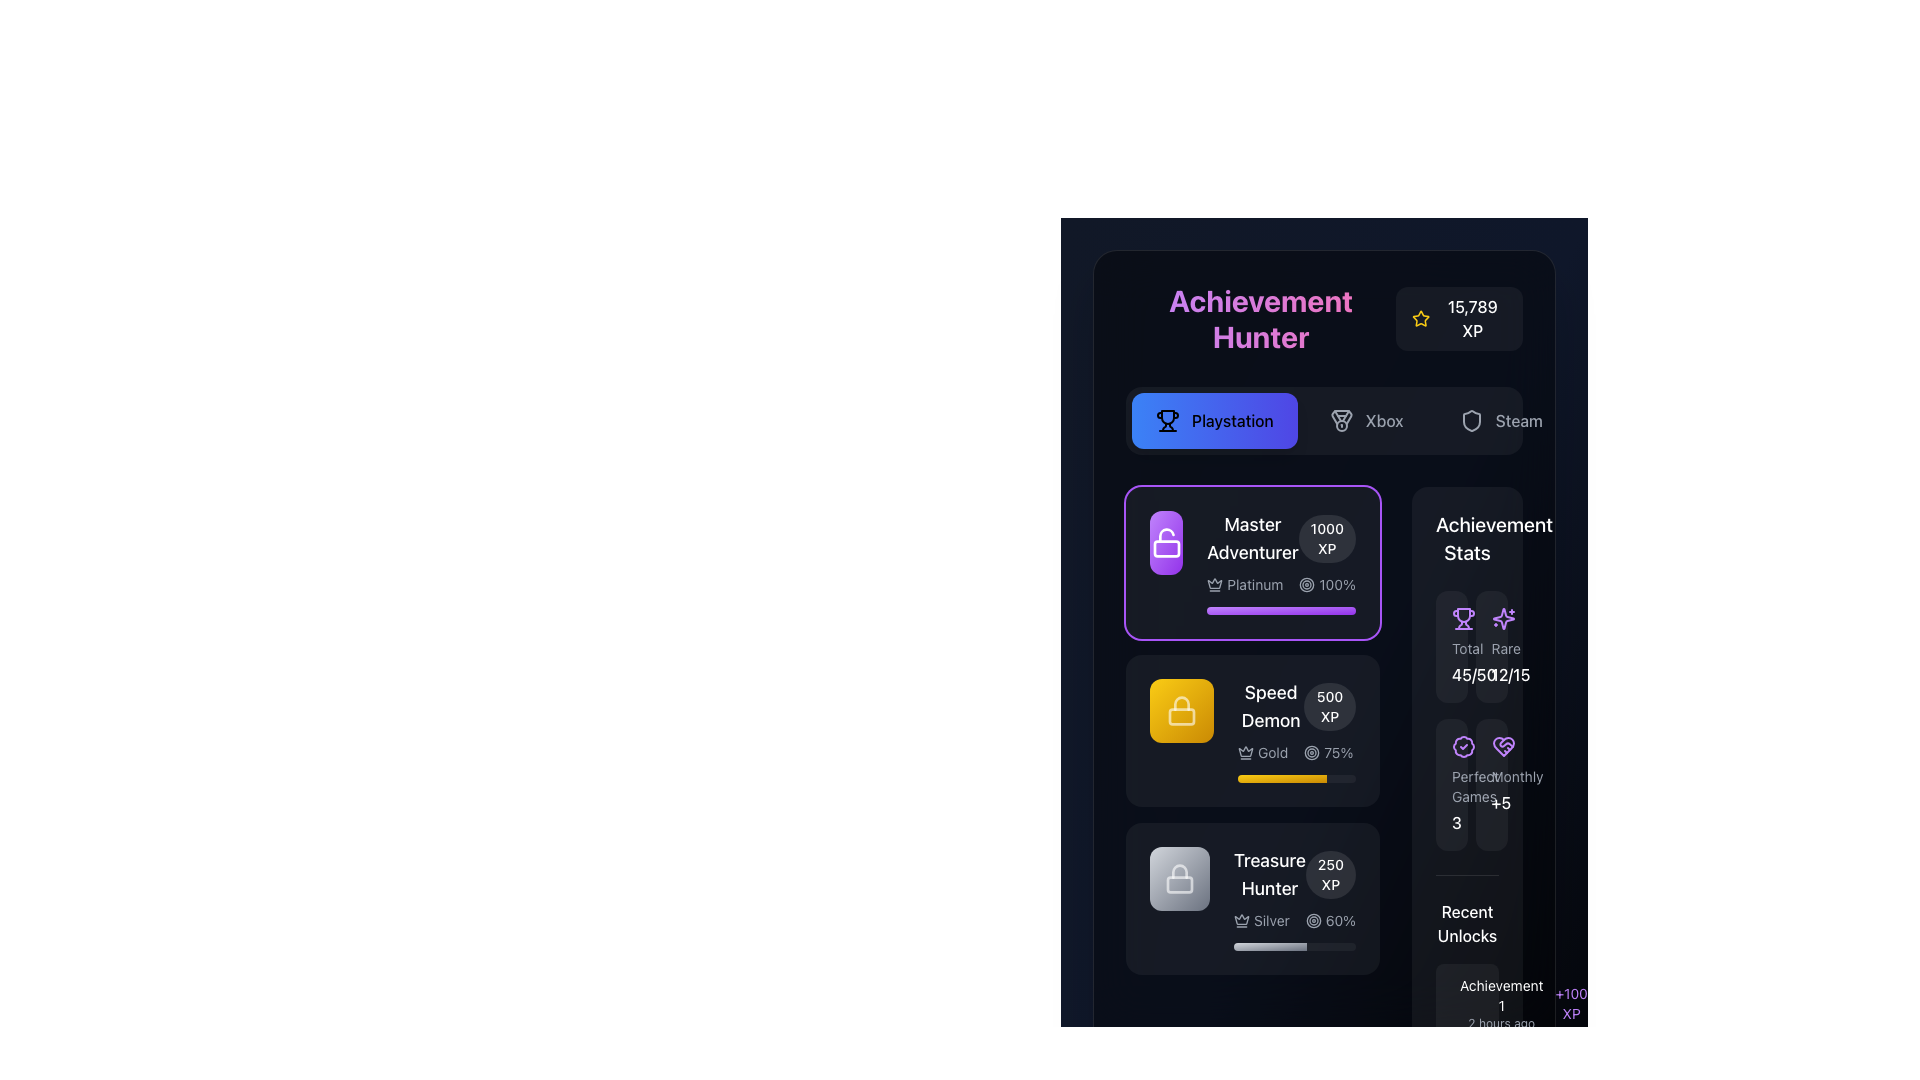 This screenshot has width=1920, height=1080. I want to click on the inactive text label indicating the 'xbox' option in the horizontal menu bar, which is the third item, located slightly right of center and flanked by 'Playstation' and 'Steam', so click(1383, 419).